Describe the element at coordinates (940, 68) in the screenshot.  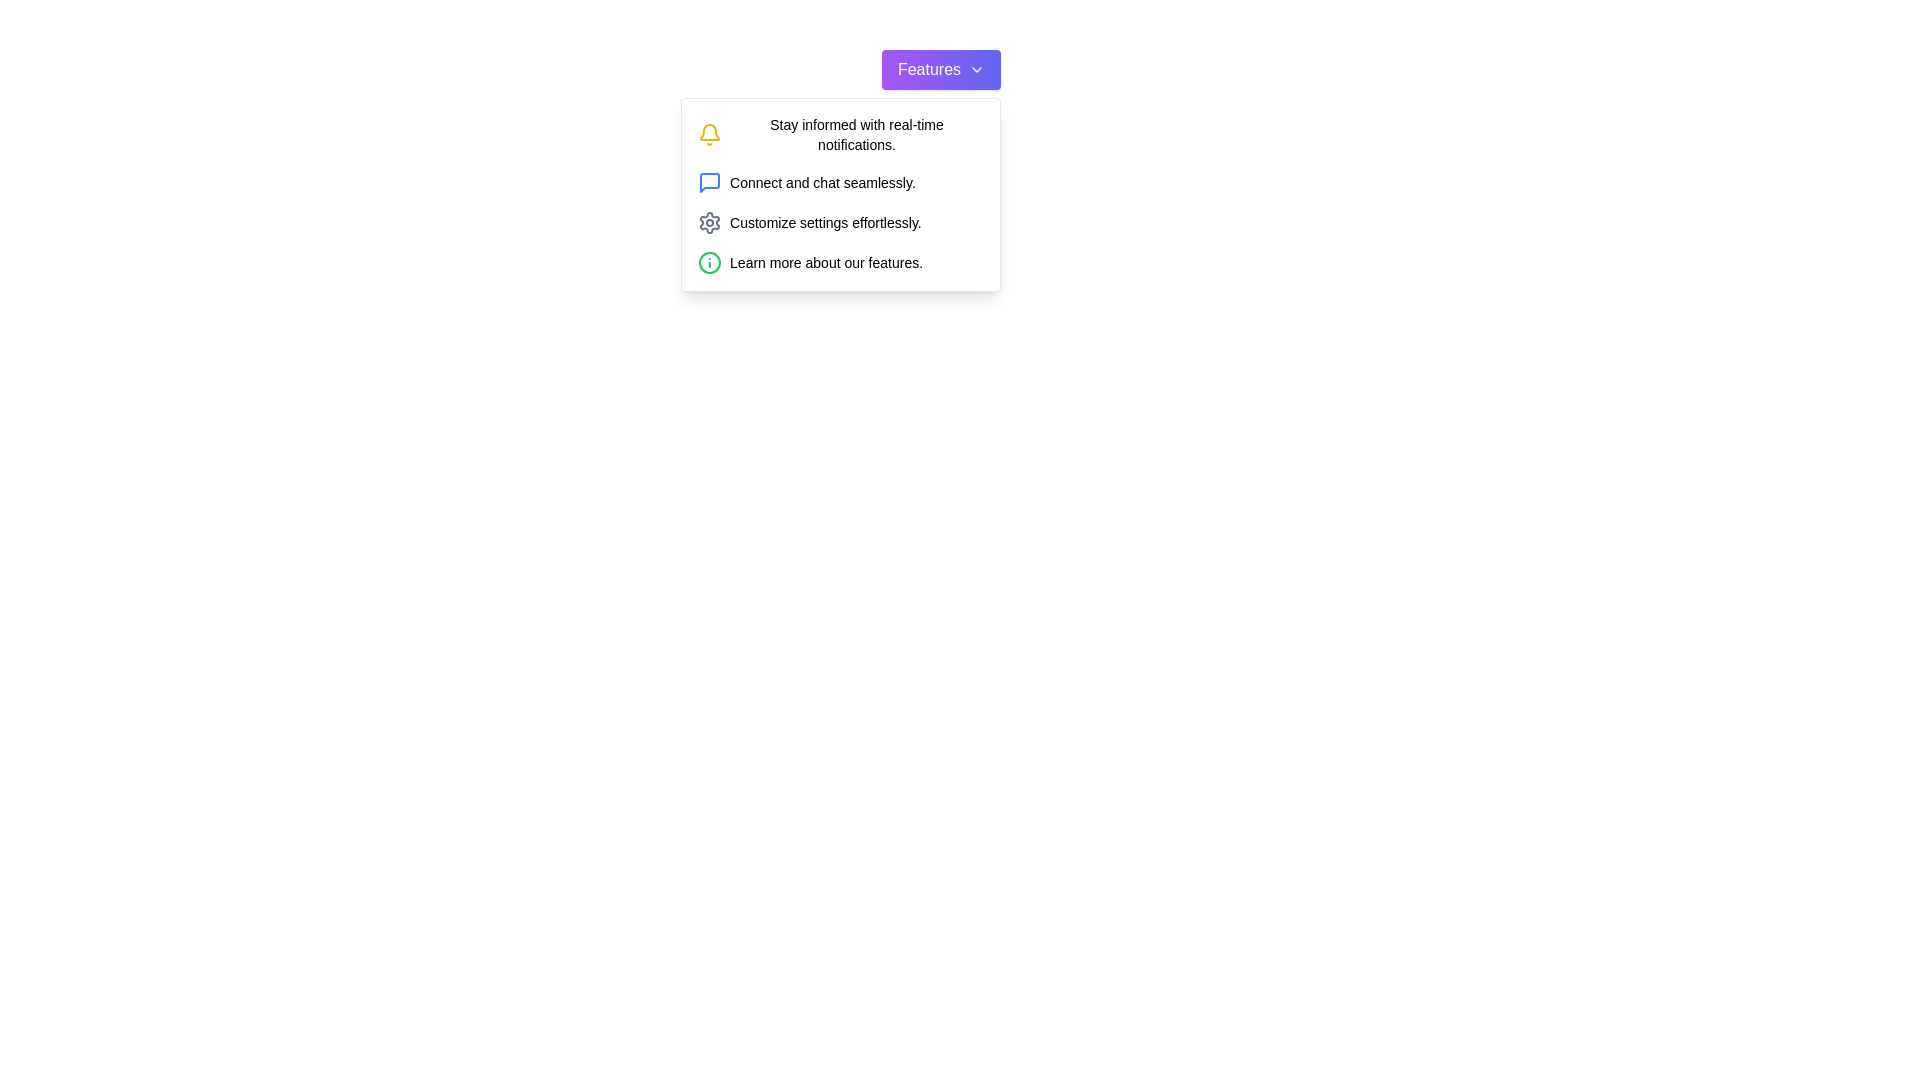
I see `the dropdown toggle button located near the top of the dropdown menu` at that location.